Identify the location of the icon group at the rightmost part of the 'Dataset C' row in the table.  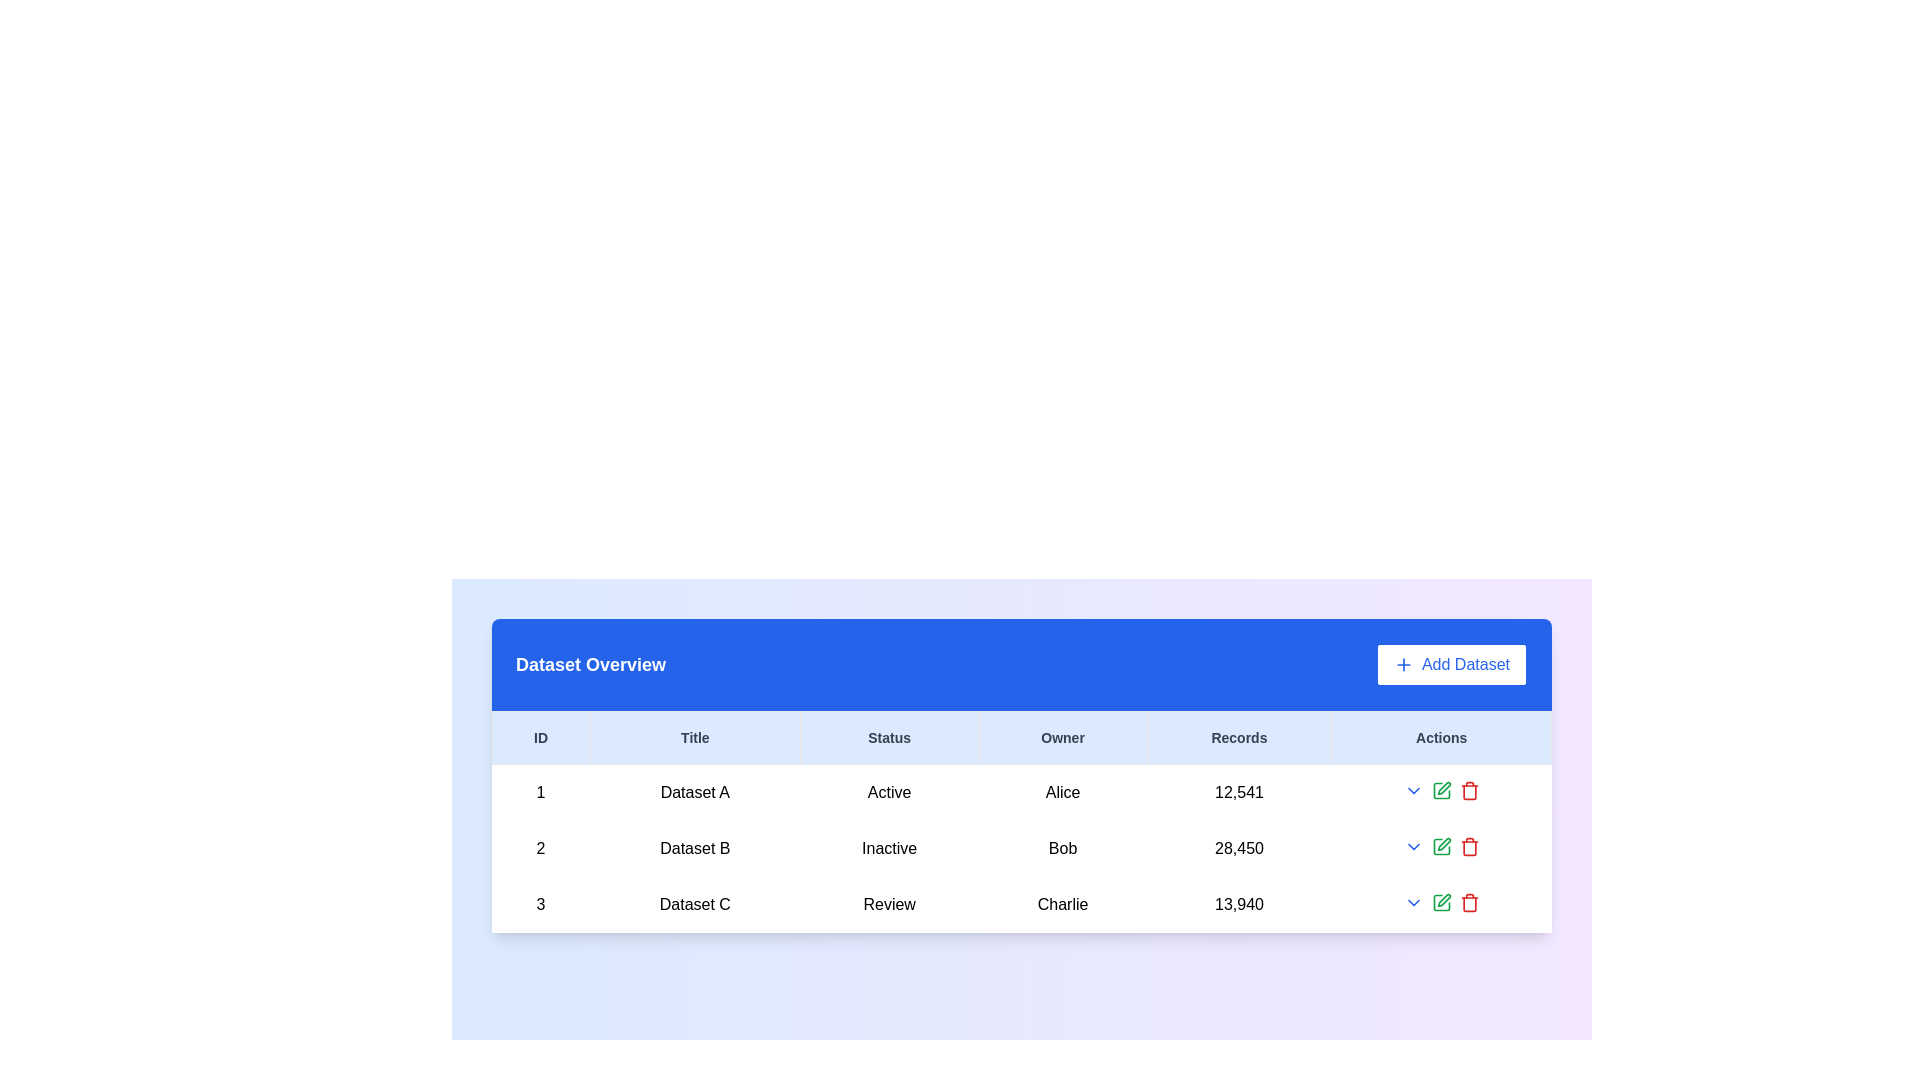
(1441, 902).